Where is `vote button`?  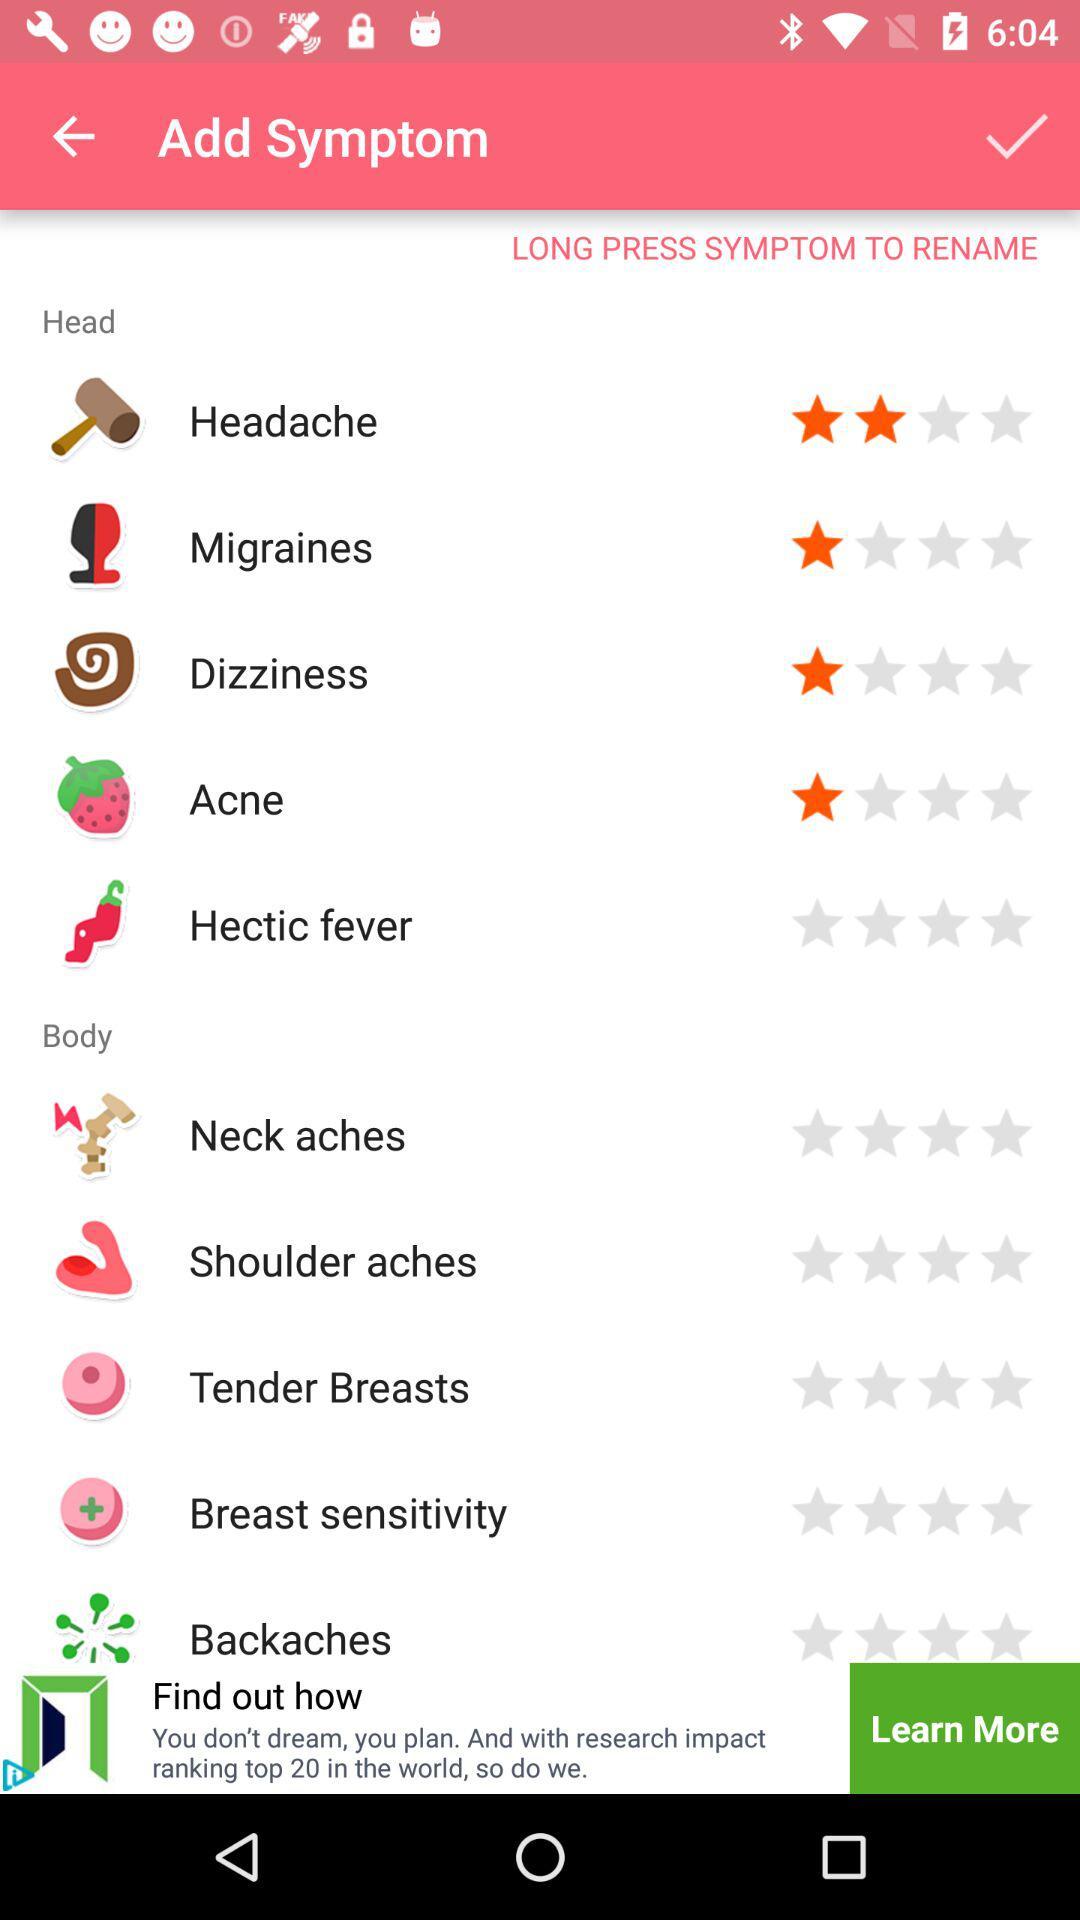
vote button is located at coordinates (817, 1385).